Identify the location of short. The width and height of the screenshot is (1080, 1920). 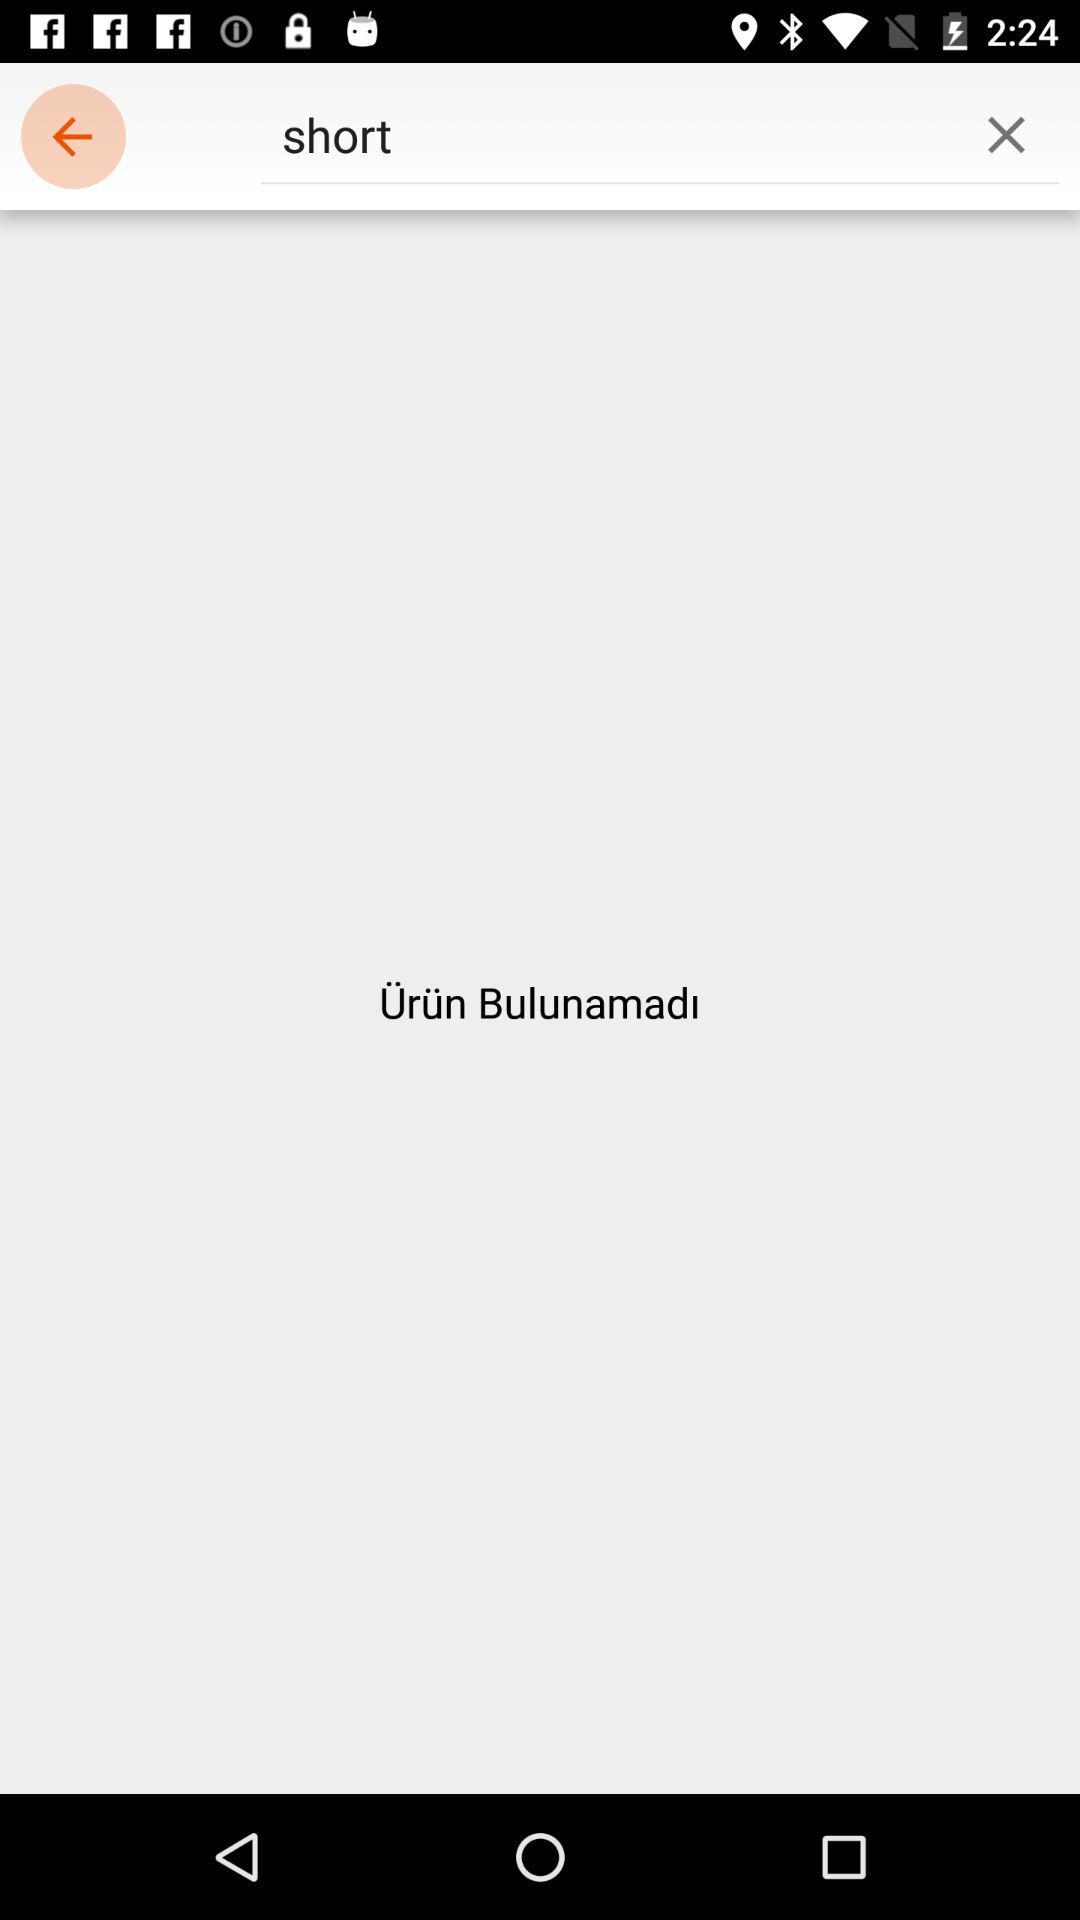
(606, 133).